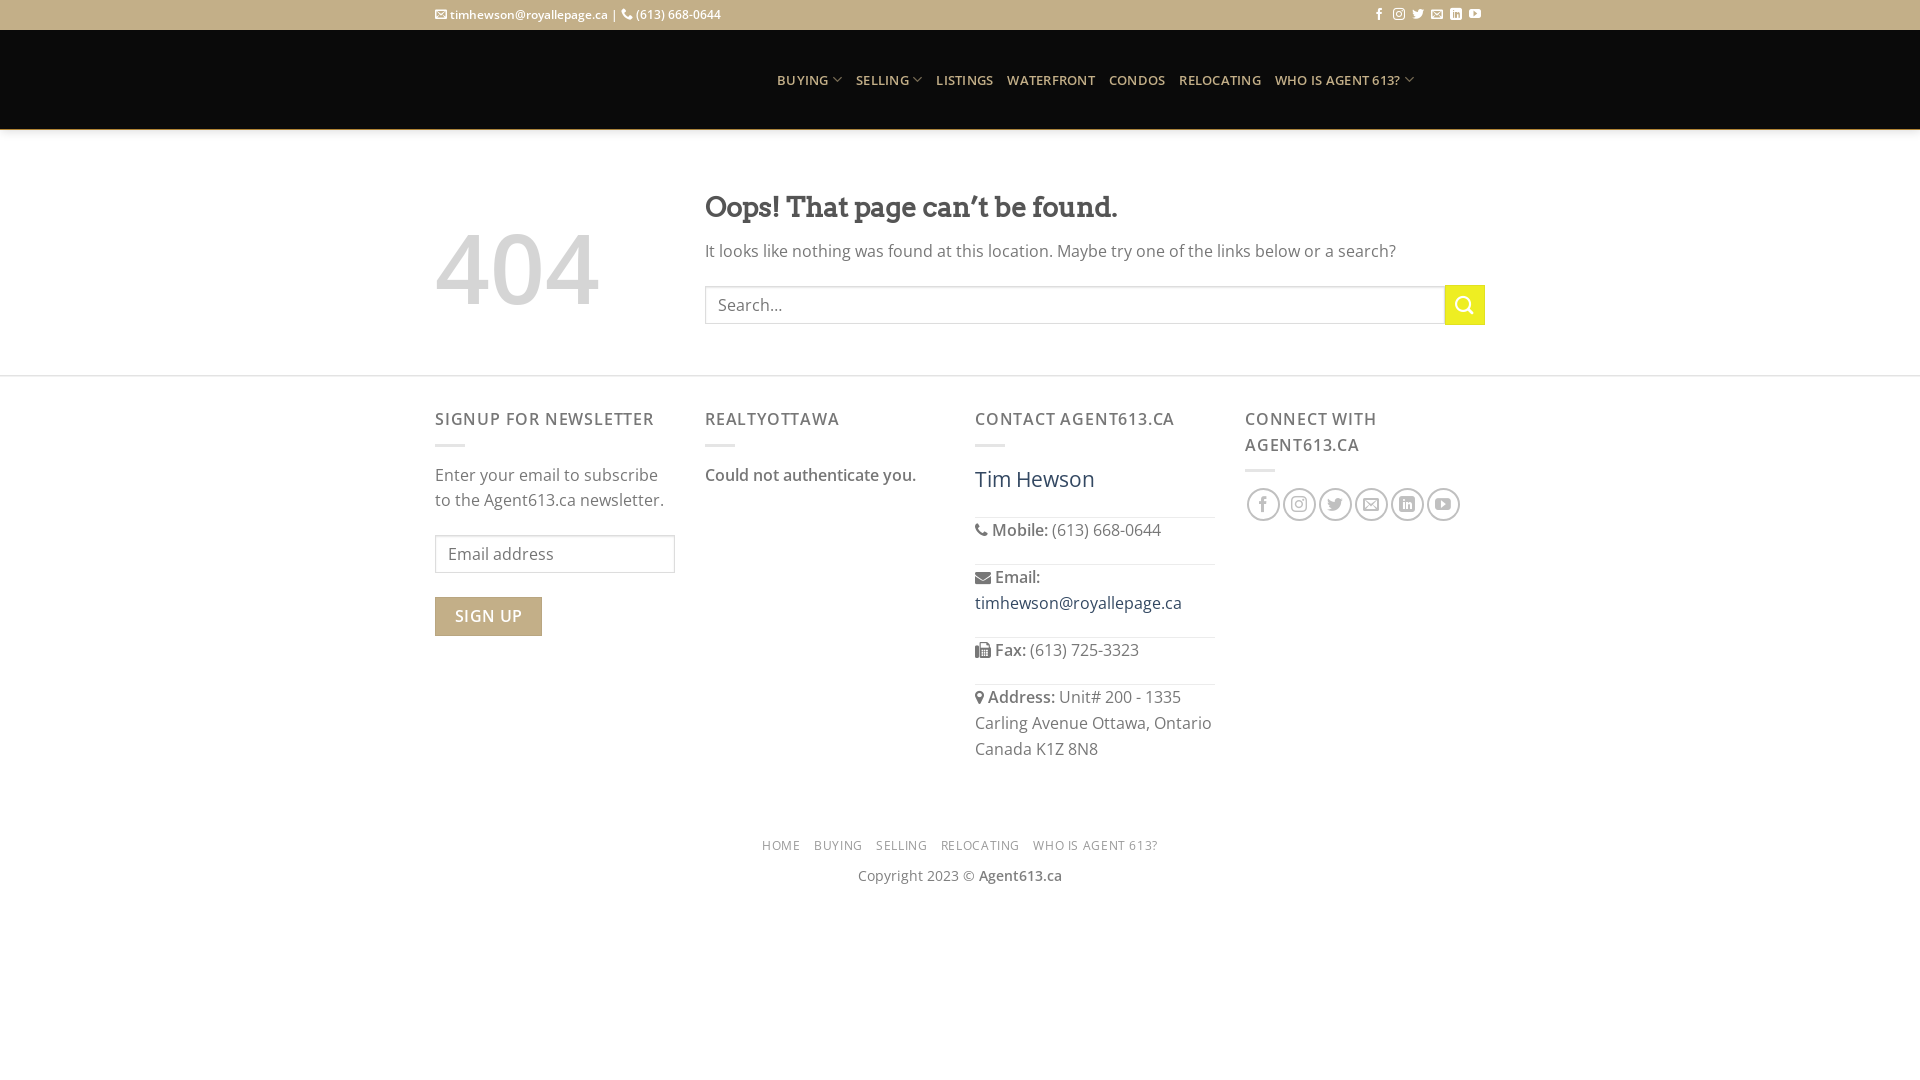 The image size is (1920, 1080). What do you see at coordinates (1474, 15) in the screenshot?
I see `'Follow on YouTube'` at bounding box center [1474, 15].